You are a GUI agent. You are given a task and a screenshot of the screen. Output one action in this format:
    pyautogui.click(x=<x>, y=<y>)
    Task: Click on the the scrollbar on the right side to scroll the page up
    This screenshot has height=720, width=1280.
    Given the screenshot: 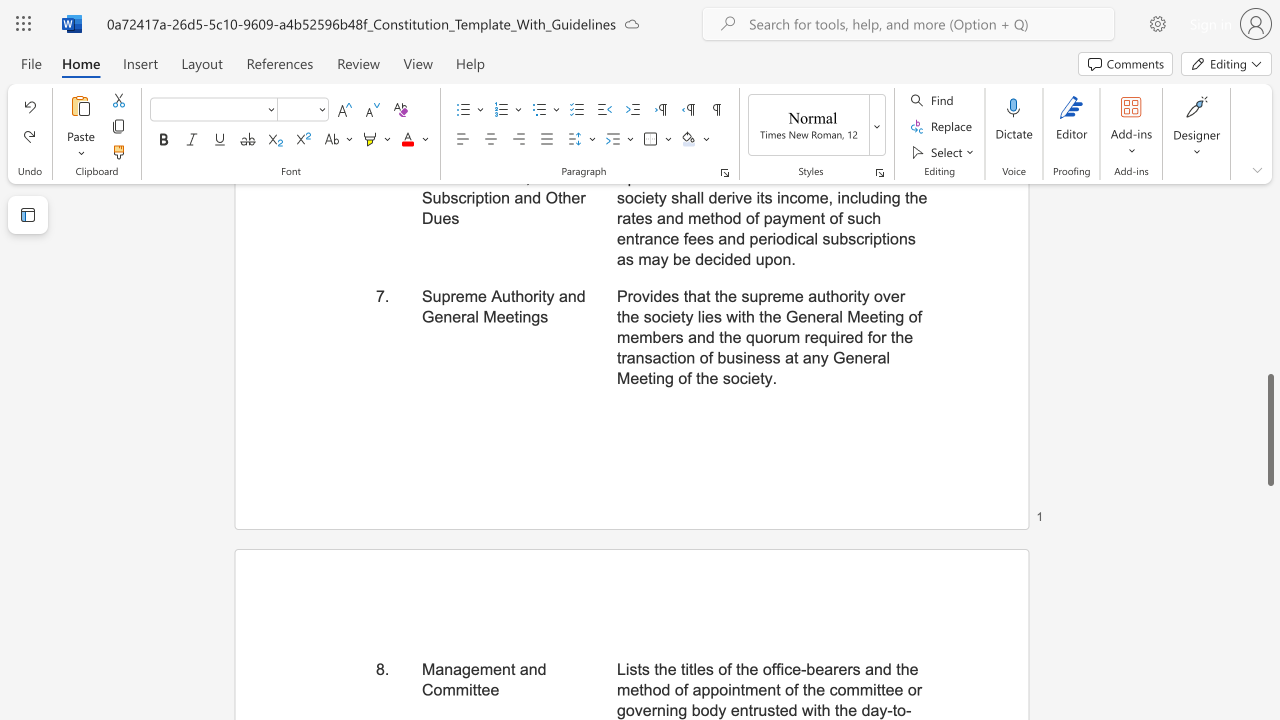 What is the action you would take?
    pyautogui.click(x=1269, y=318)
    